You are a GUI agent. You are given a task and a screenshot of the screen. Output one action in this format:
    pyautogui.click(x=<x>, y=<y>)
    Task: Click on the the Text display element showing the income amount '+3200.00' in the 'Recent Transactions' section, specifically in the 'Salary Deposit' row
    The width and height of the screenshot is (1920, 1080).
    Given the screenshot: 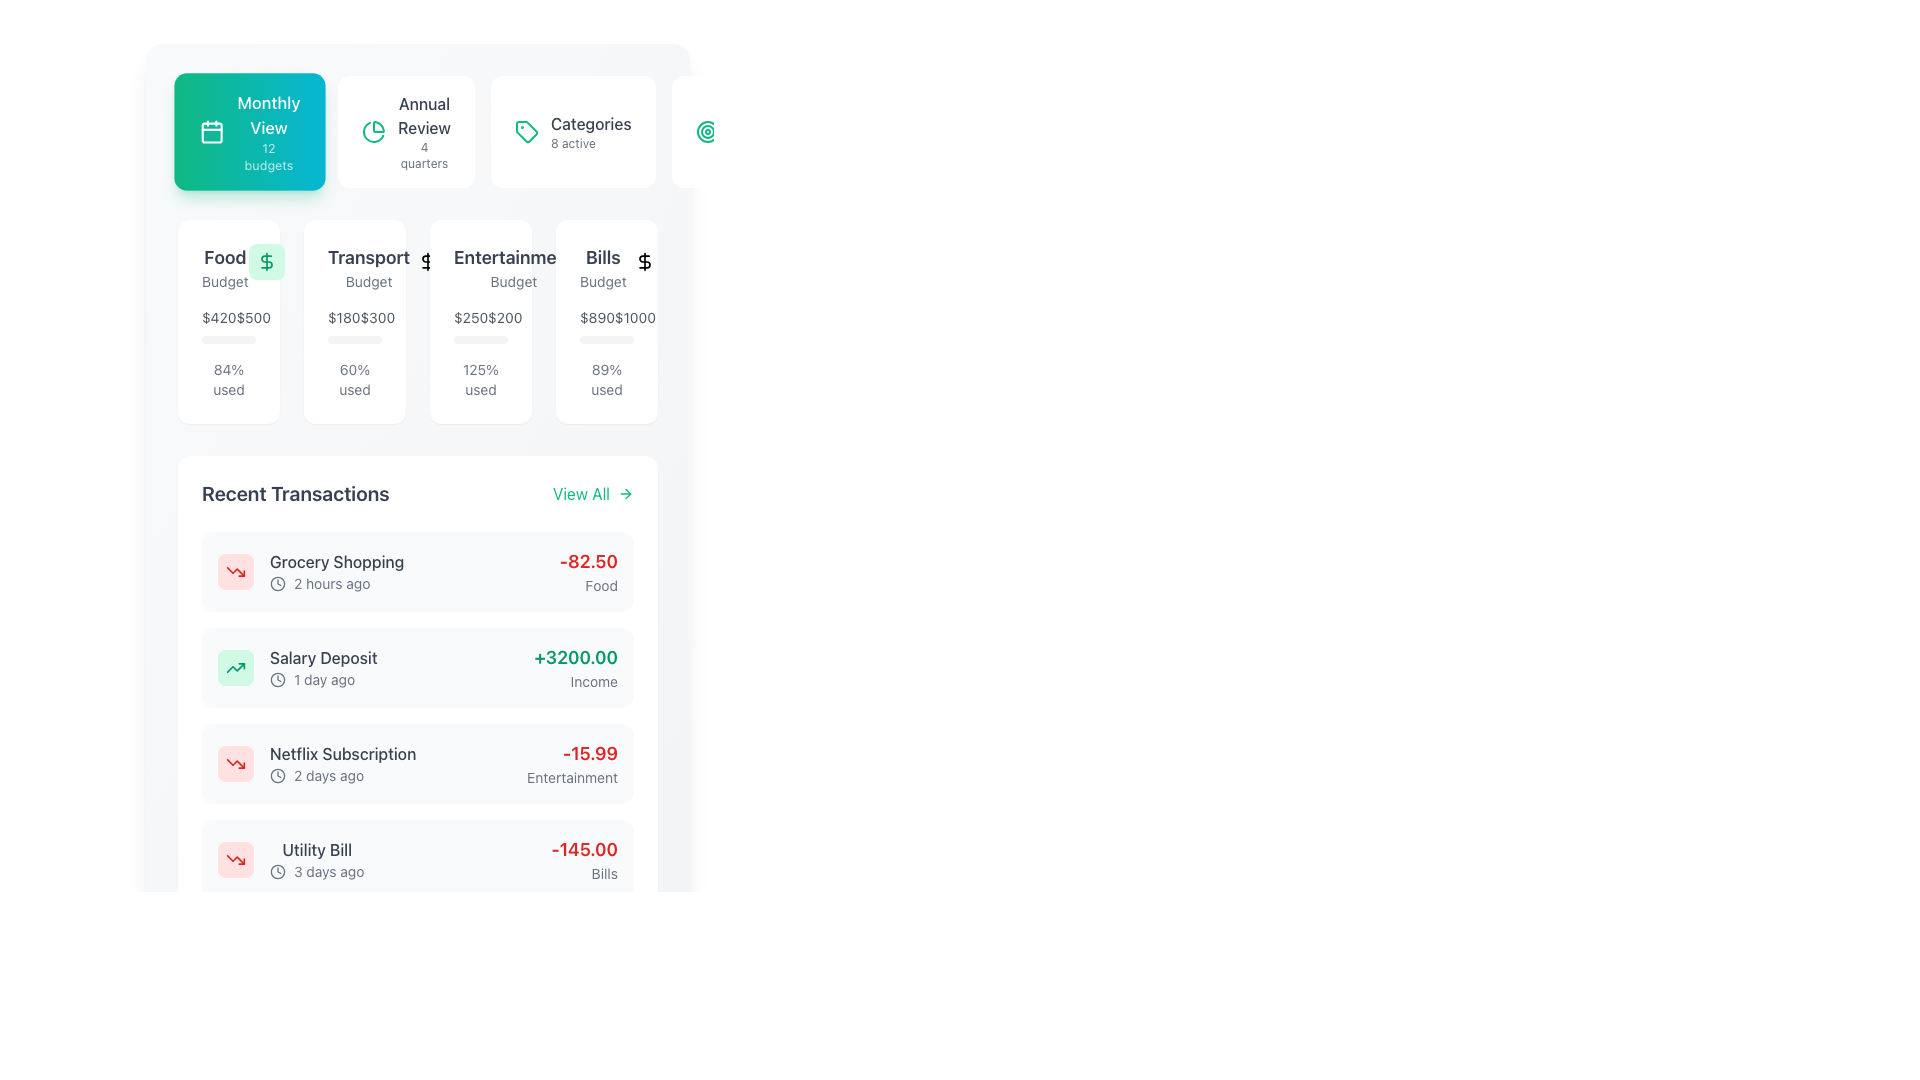 What is the action you would take?
    pyautogui.click(x=575, y=667)
    